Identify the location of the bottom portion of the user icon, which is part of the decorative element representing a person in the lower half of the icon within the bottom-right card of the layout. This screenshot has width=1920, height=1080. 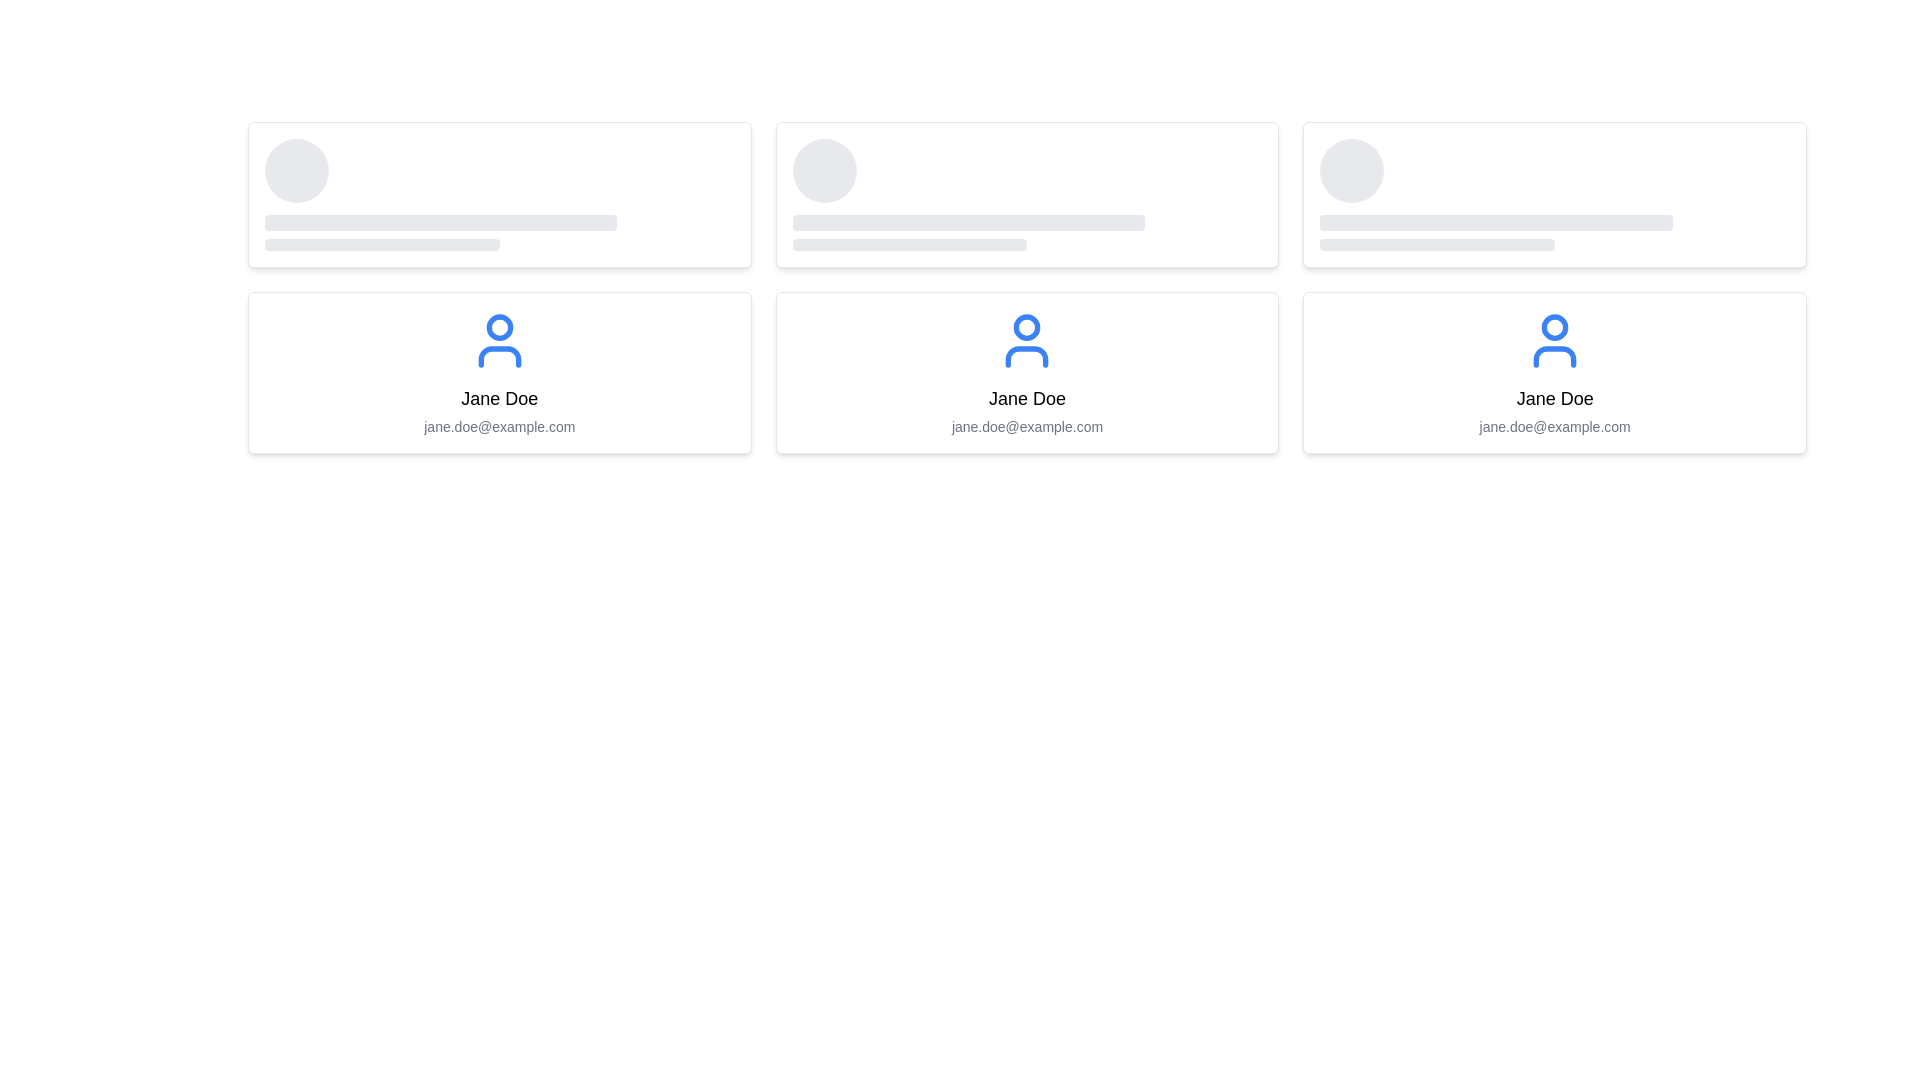
(1554, 356).